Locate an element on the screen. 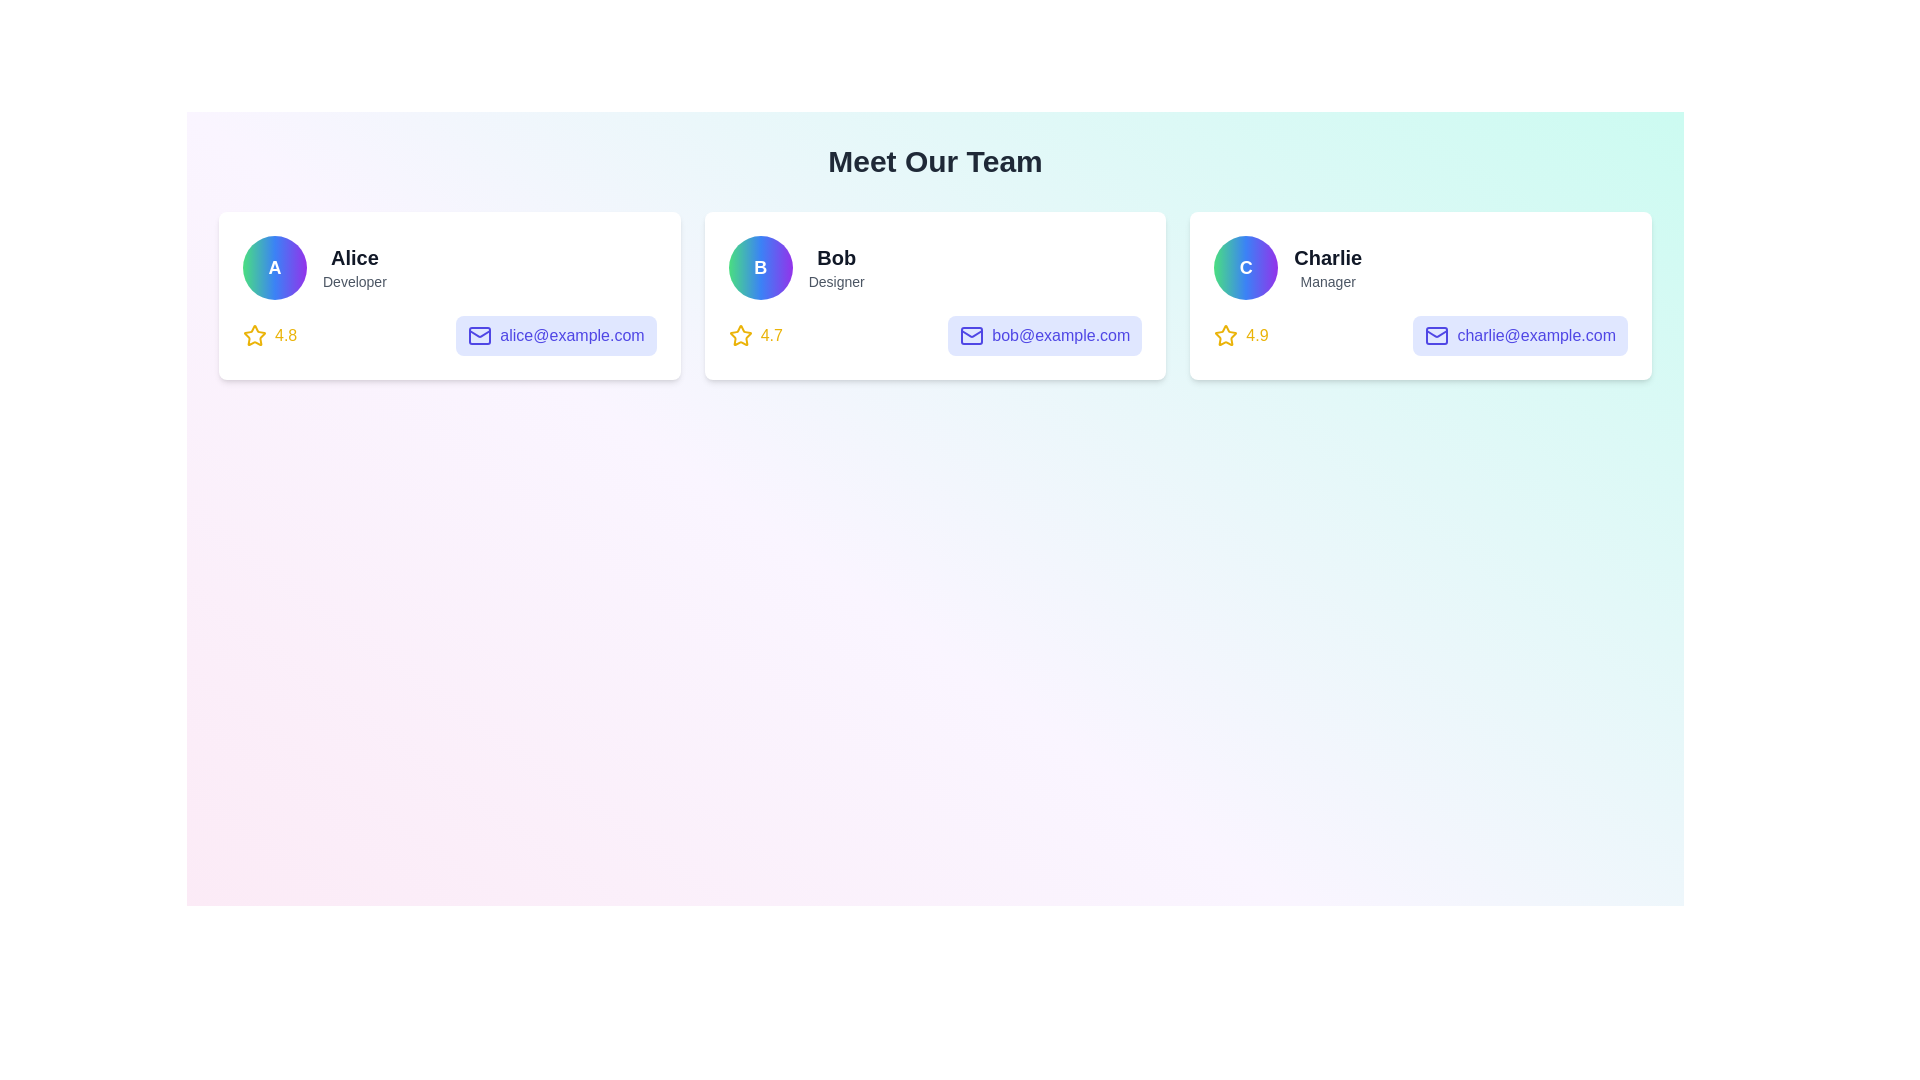 The width and height of the screenshot is (1920, 1080). the email icon indicating email communication, located to the left of 'charlie@example.com' under the 'Meet Our Team' section, specifically in the third card for 'Charlie (Manager)' is located at coordinates (1436, 334).